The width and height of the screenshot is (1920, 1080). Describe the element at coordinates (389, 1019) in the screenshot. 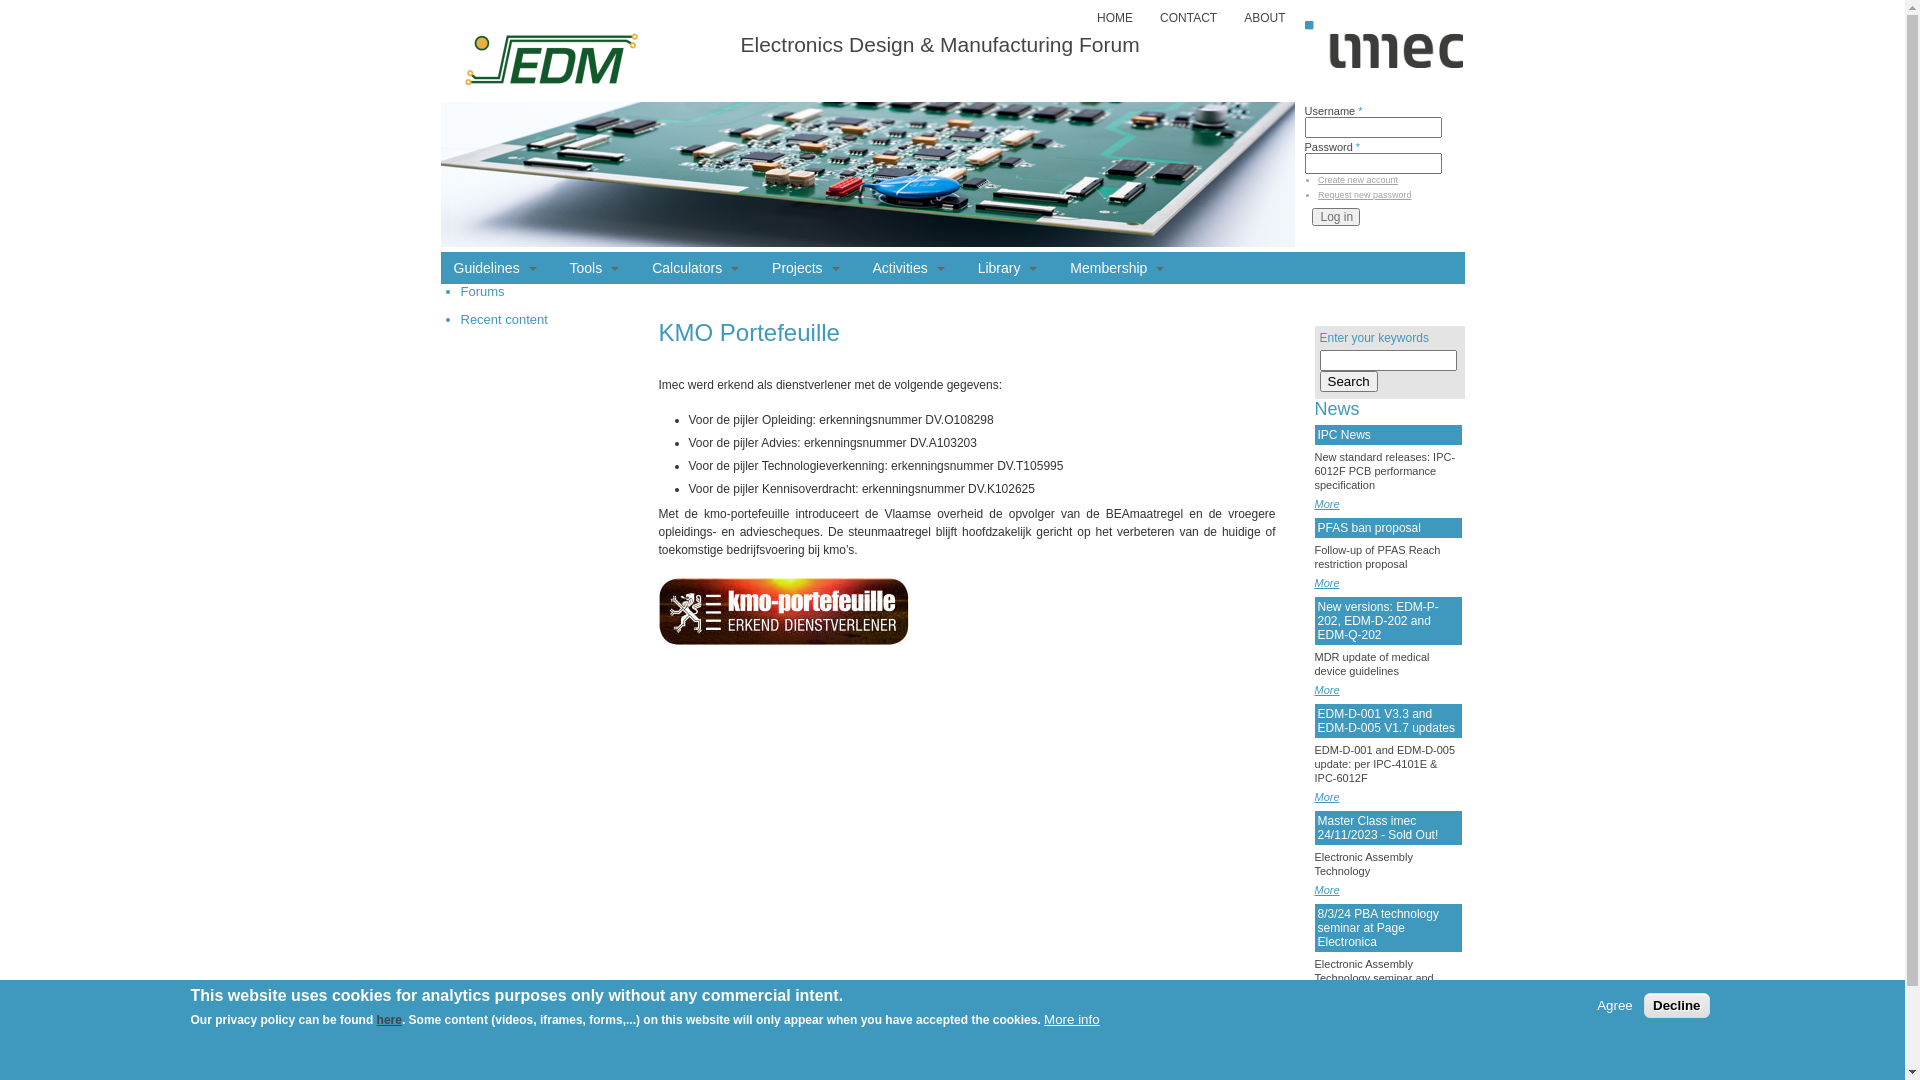

I see `'here'` at that location.